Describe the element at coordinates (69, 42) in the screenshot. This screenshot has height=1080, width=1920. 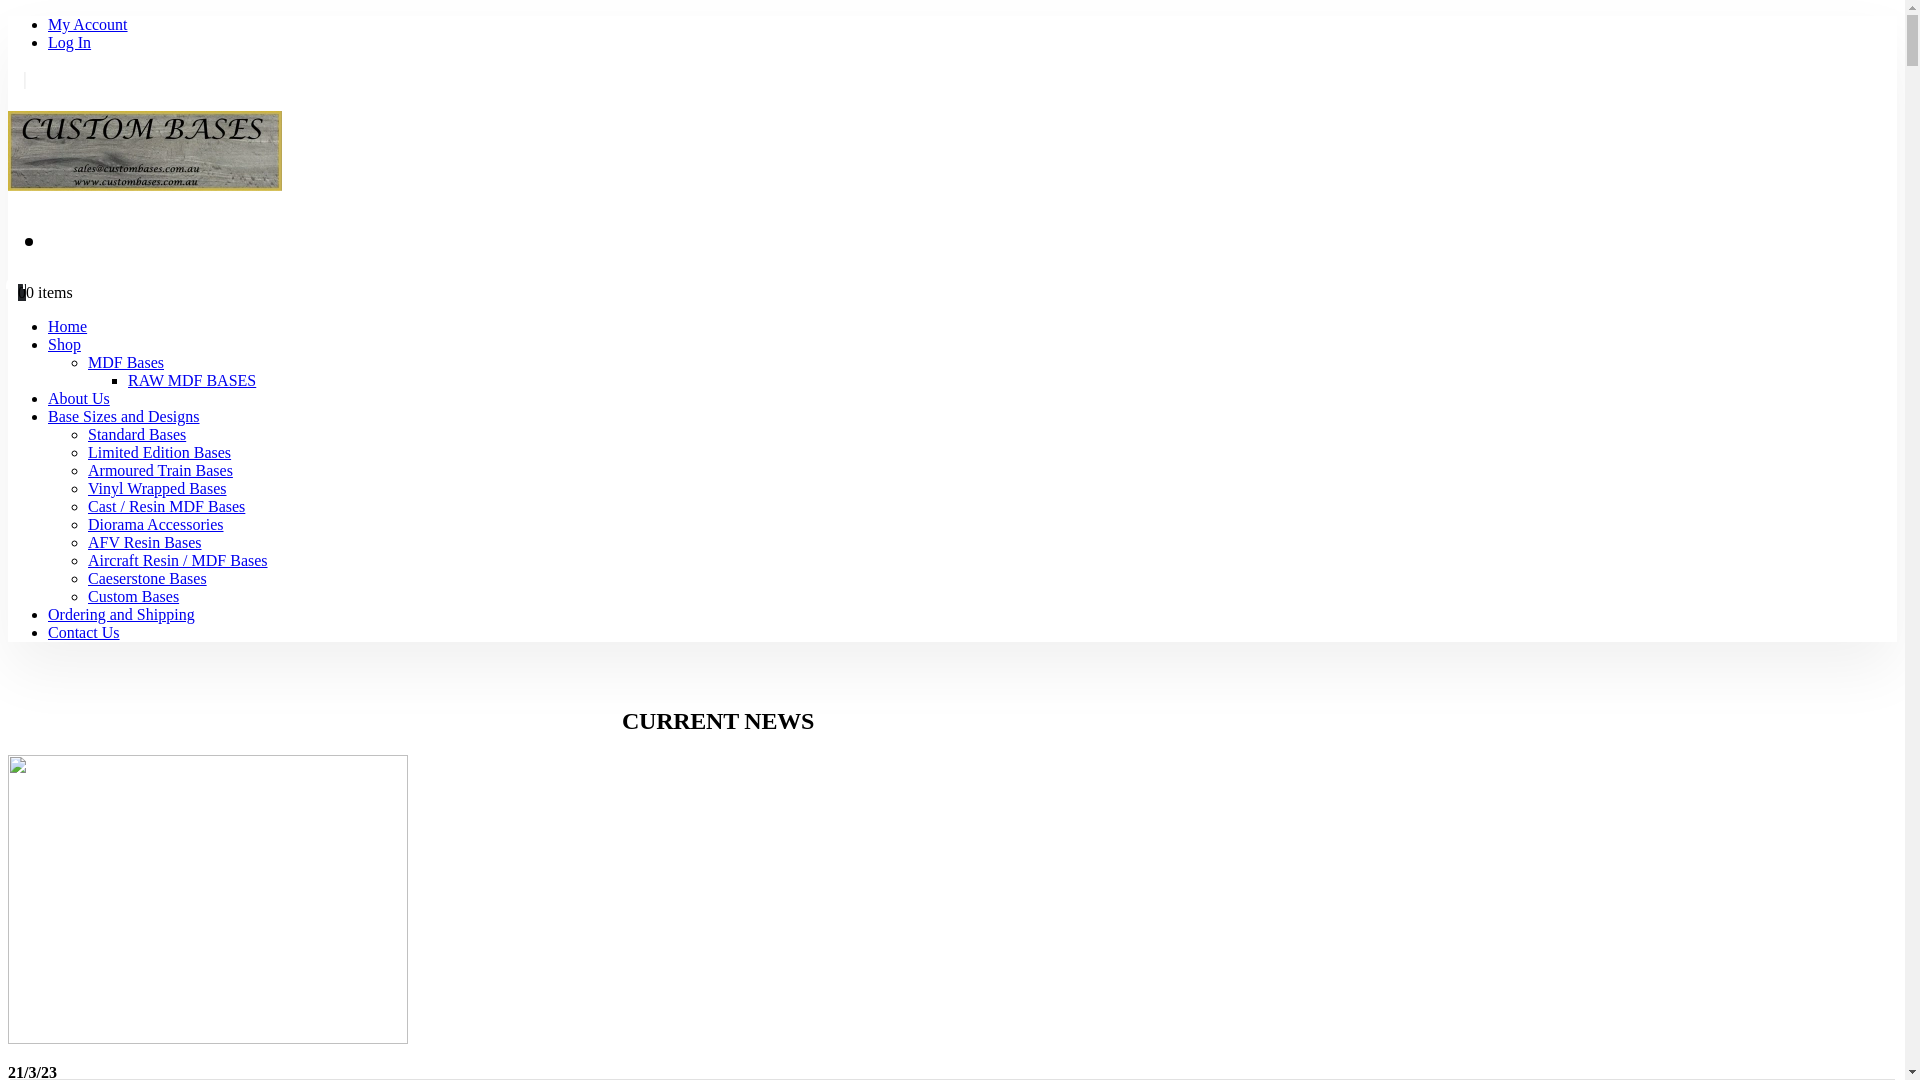
I see `'Log In'` at that location.